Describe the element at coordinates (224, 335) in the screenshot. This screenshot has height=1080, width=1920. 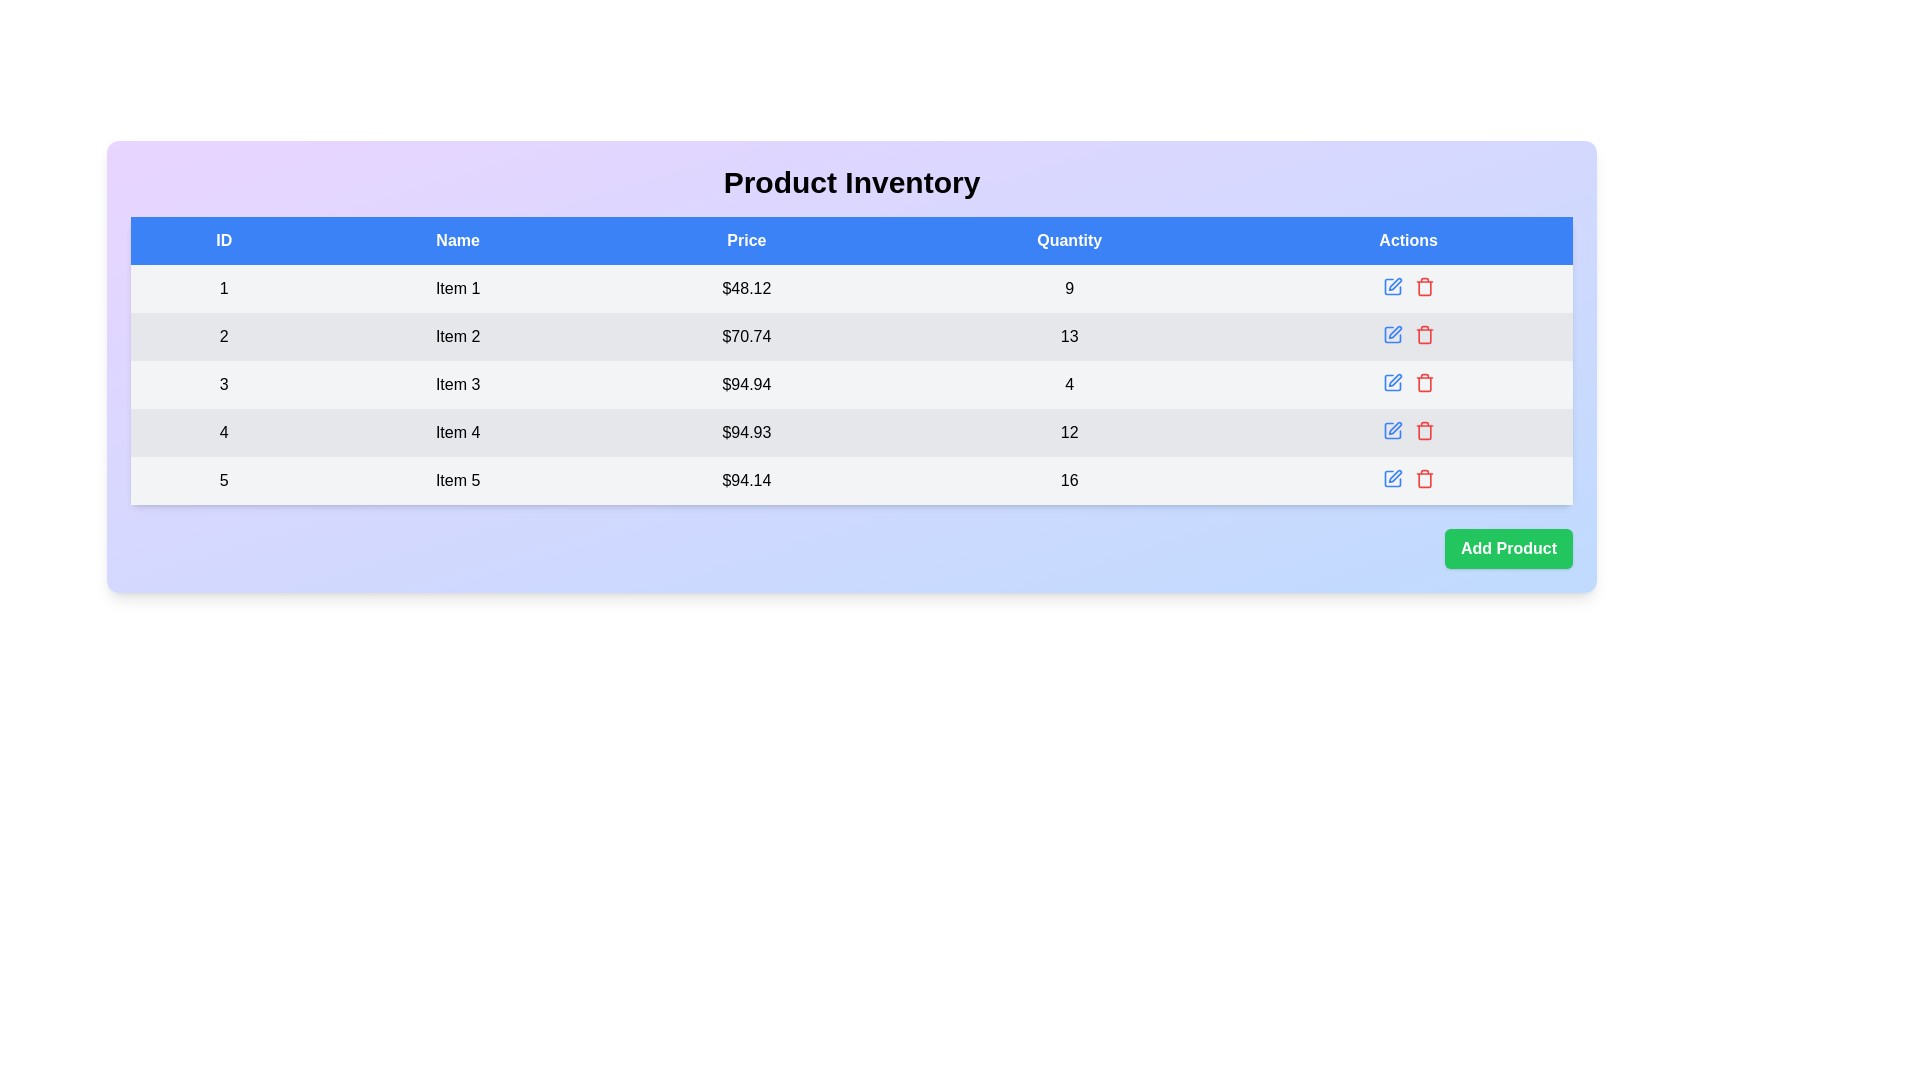
I see `the text label displaying the number '2' in the first column of the second row of the table, which has a light gray background and black text` at that location.